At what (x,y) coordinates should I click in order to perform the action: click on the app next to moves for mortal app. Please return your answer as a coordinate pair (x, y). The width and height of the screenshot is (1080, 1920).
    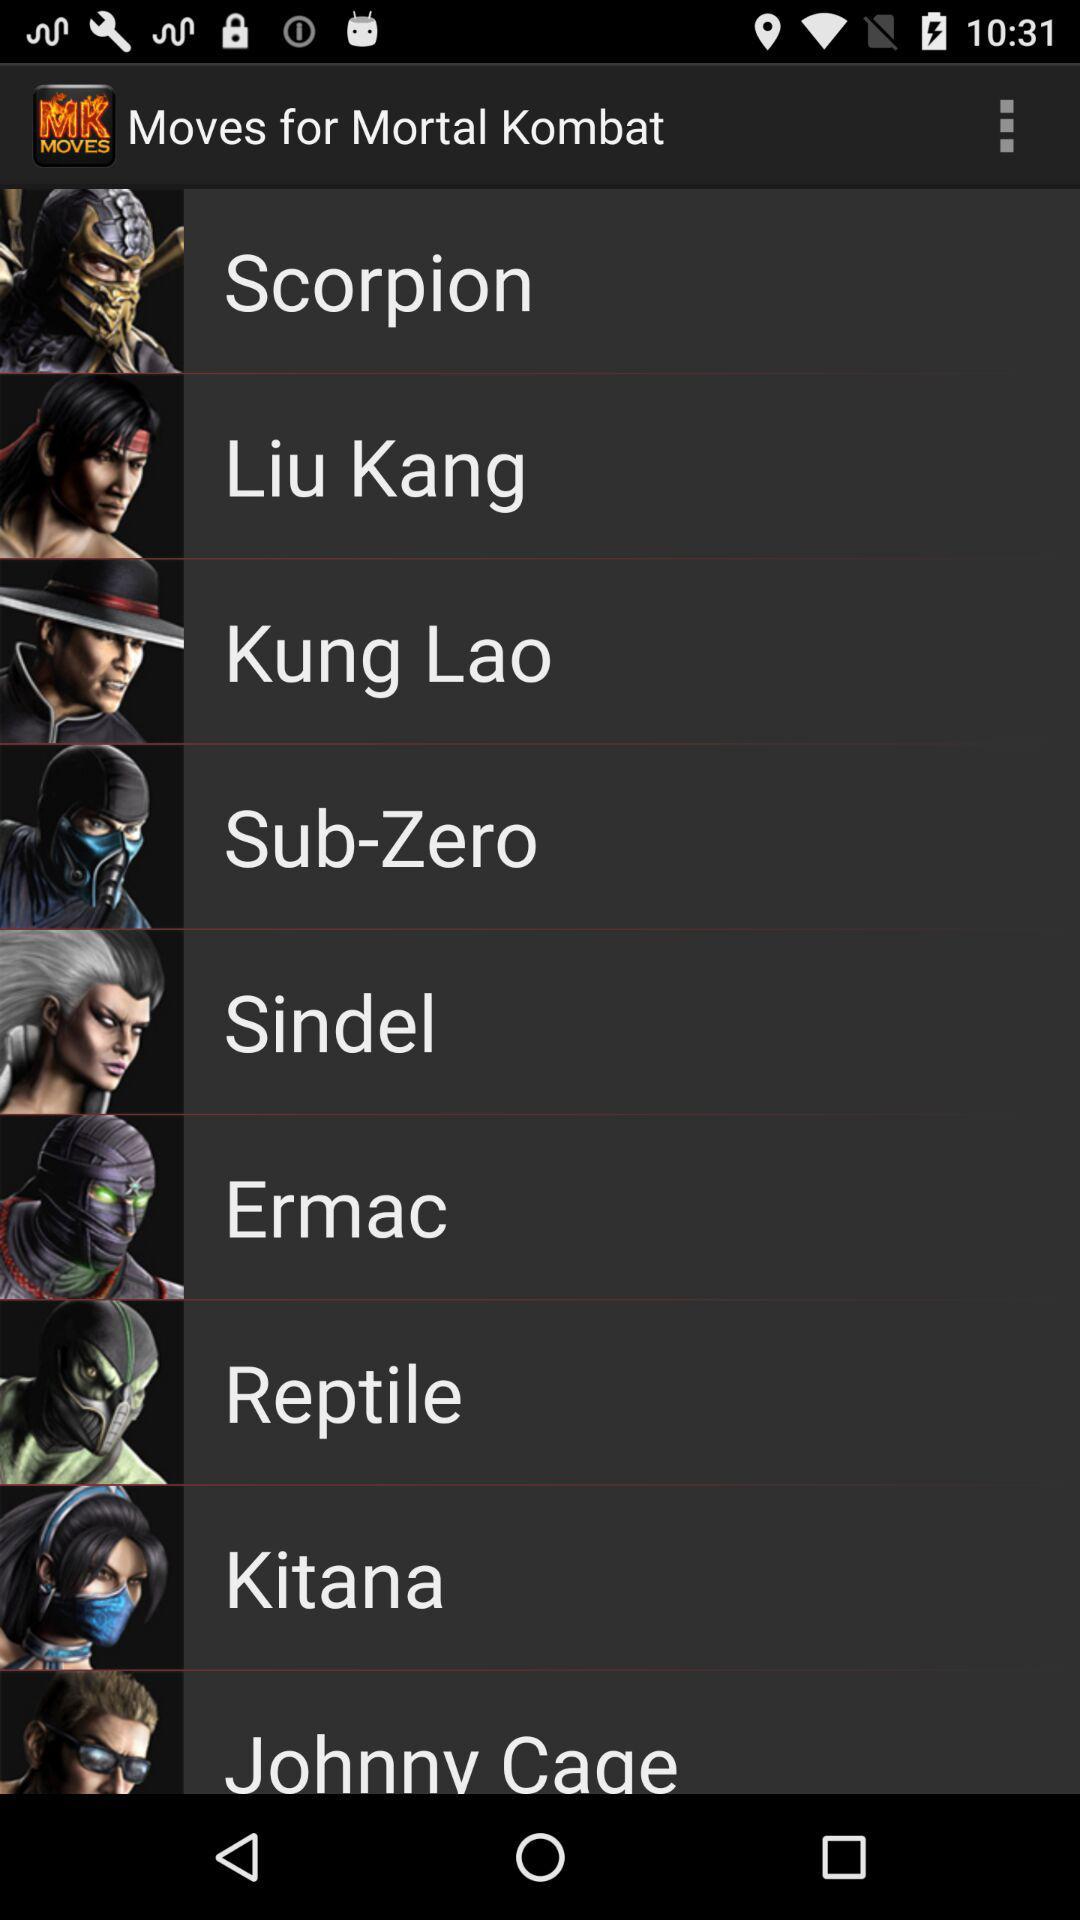
    Looking at the image, I should click on (1006, 124).